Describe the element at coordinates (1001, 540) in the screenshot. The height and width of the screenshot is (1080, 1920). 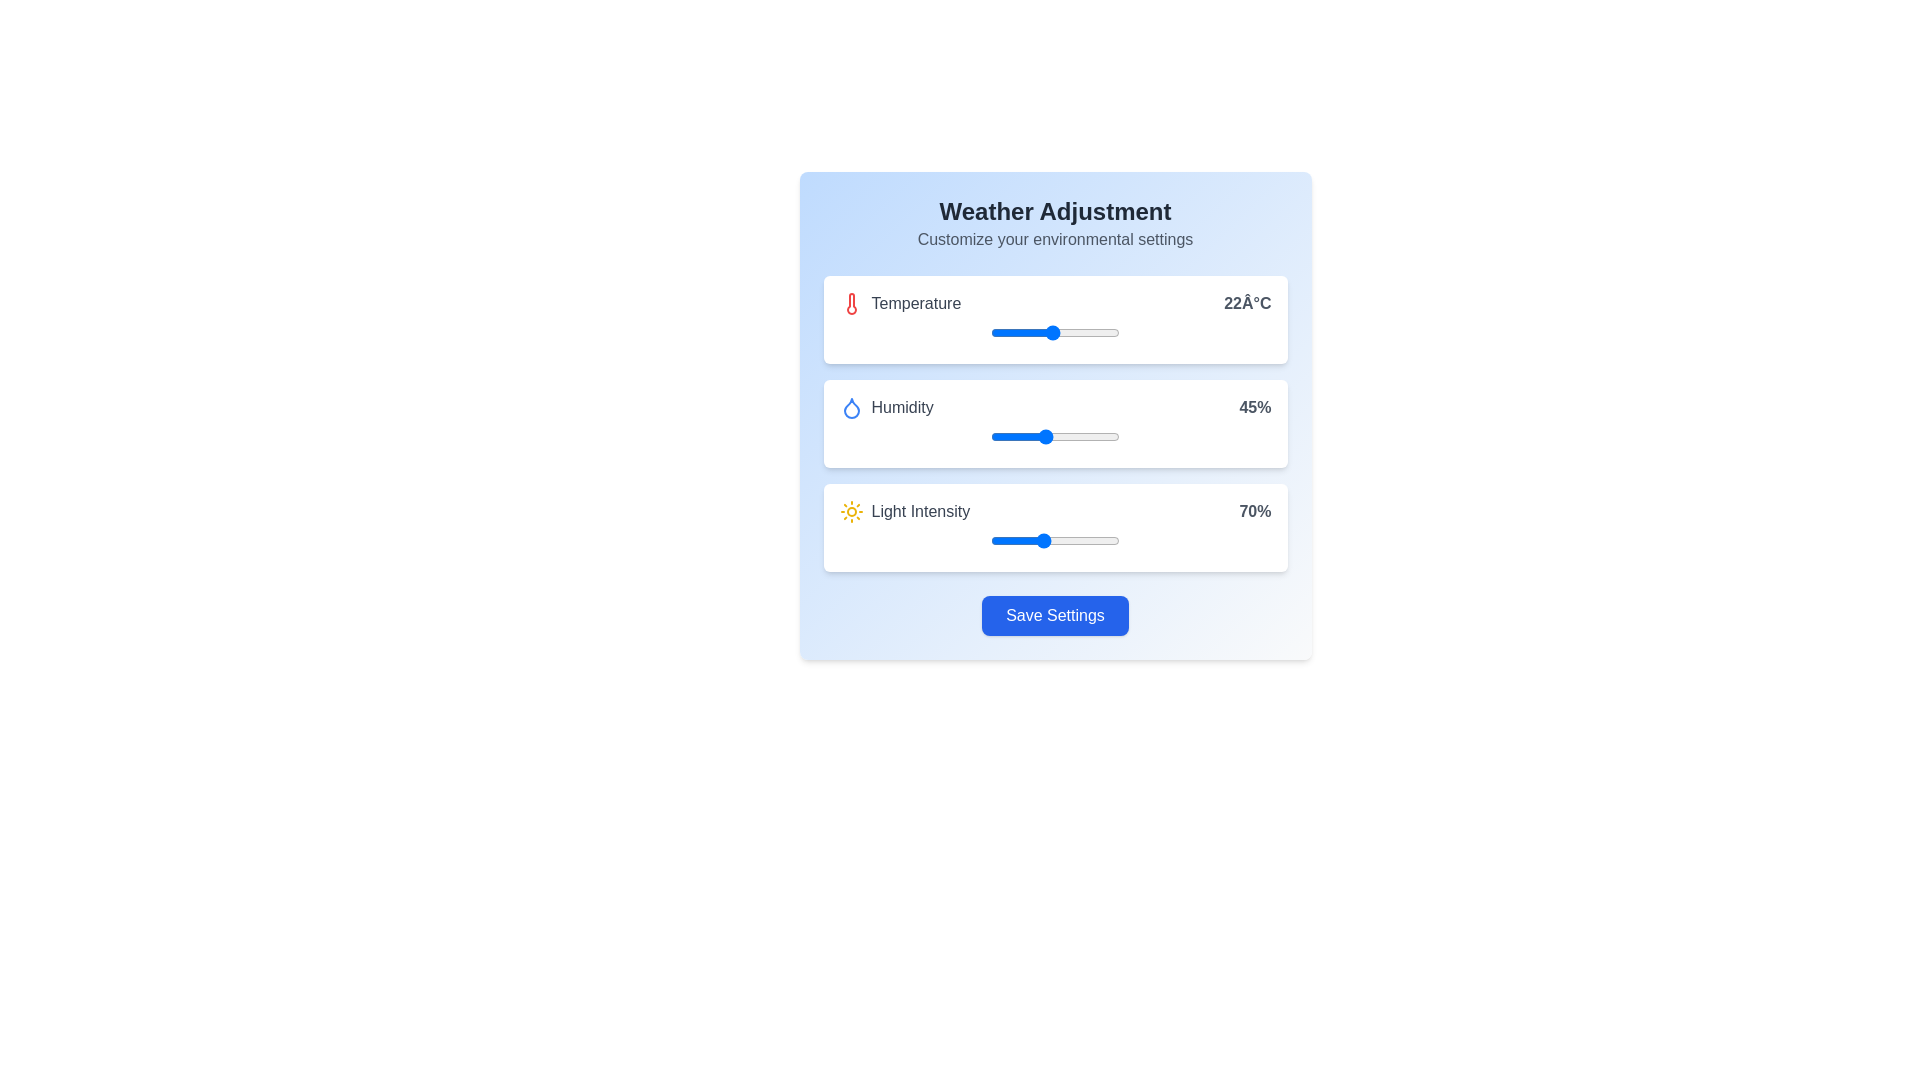
I see `the light intensity` at that location.